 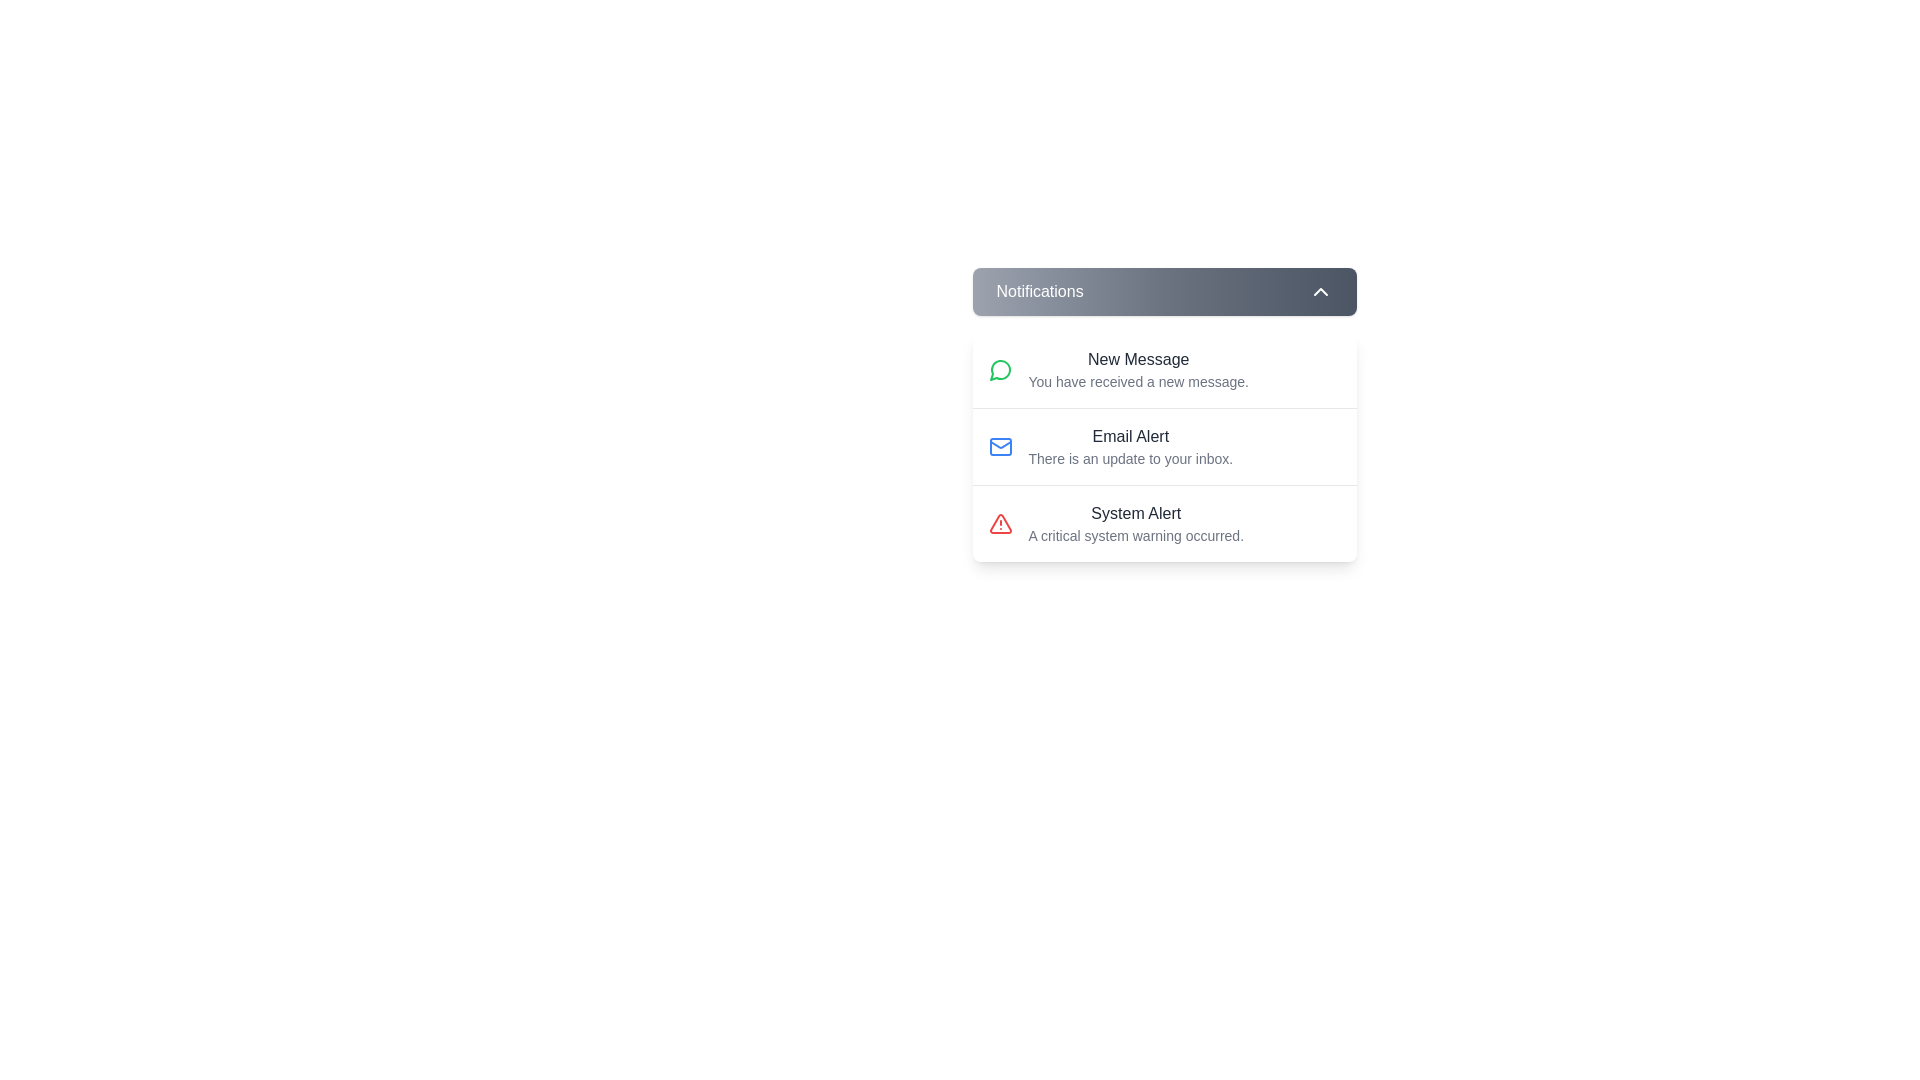 What do you see at coordinates (1164, 445) in the screenshot?
I see `the second entry in the notification list` at bounding box center [1164, 445].